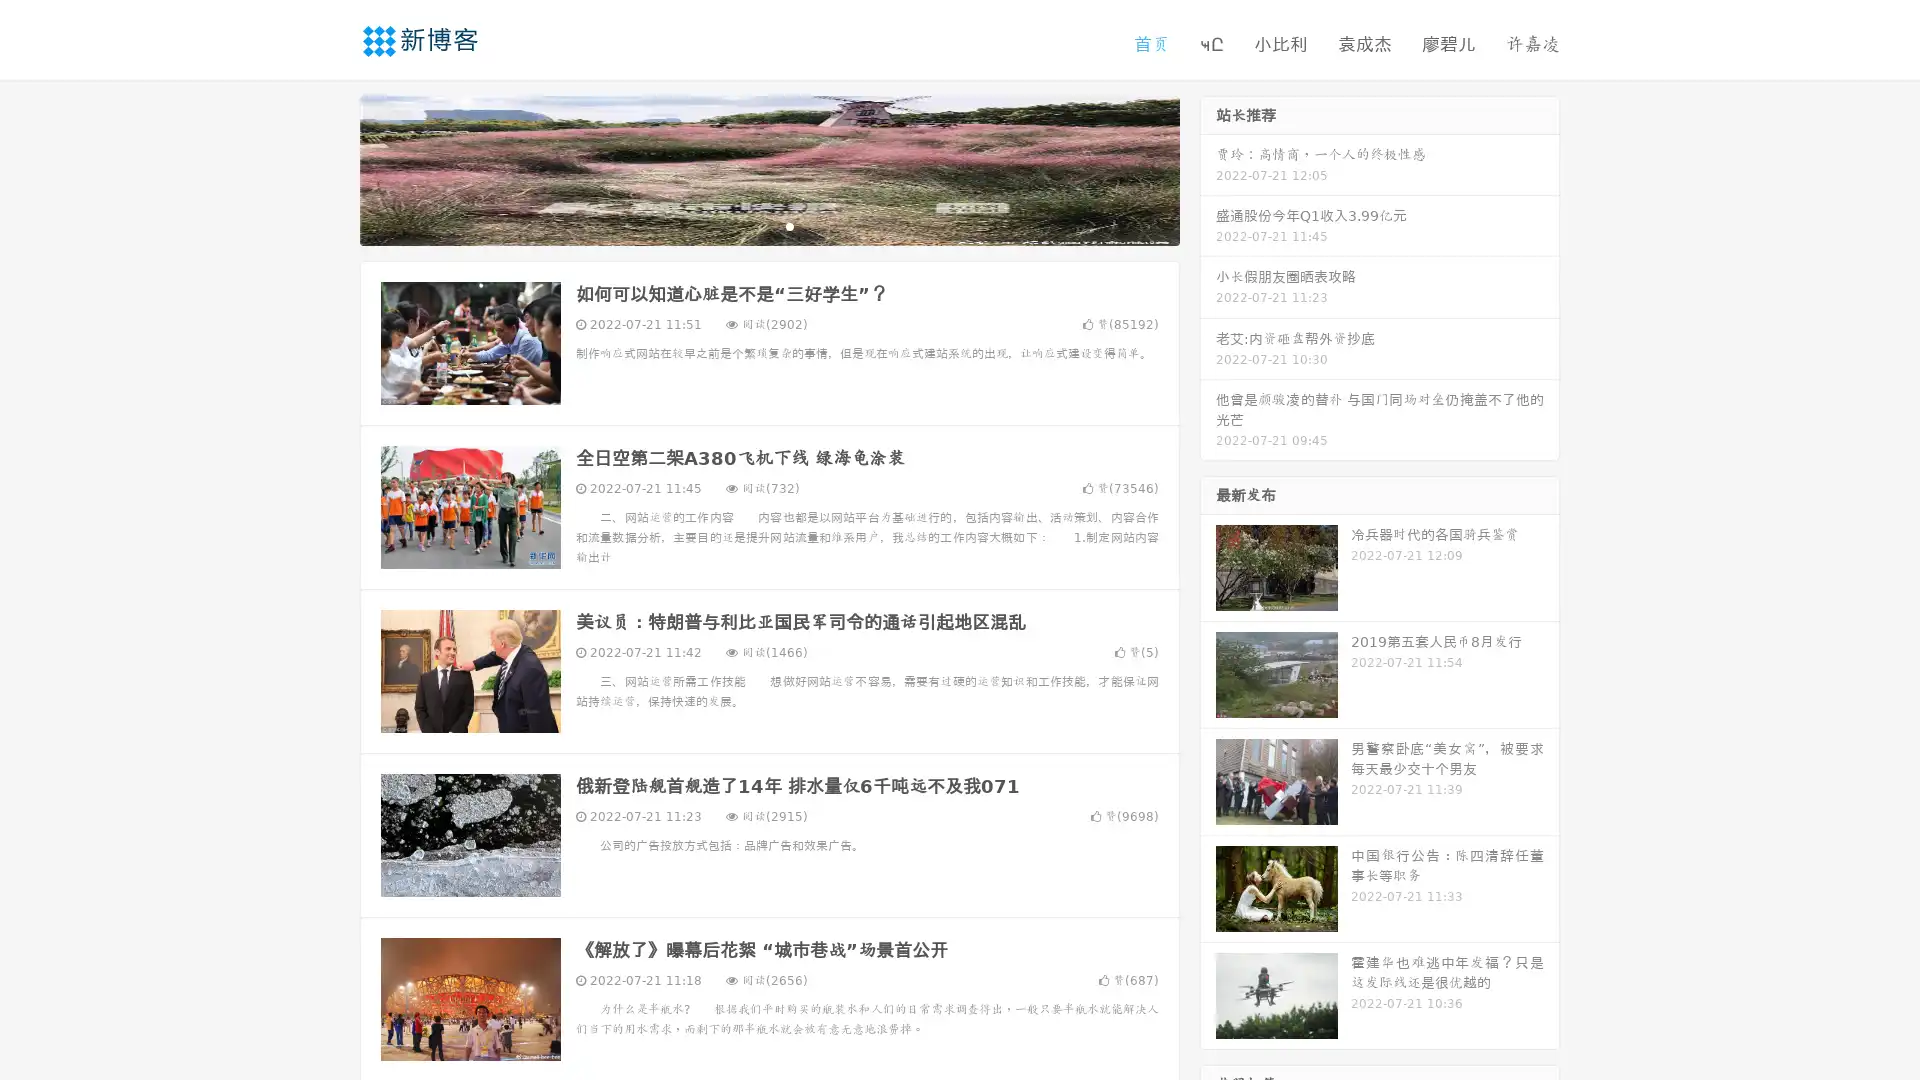 Image resolution: width=1920 pixels, height=1080 pixels. What do you see at coordinates (768, 225) in the screenshot?
I see `Go to slide 2` at bounding box center [768, 225].